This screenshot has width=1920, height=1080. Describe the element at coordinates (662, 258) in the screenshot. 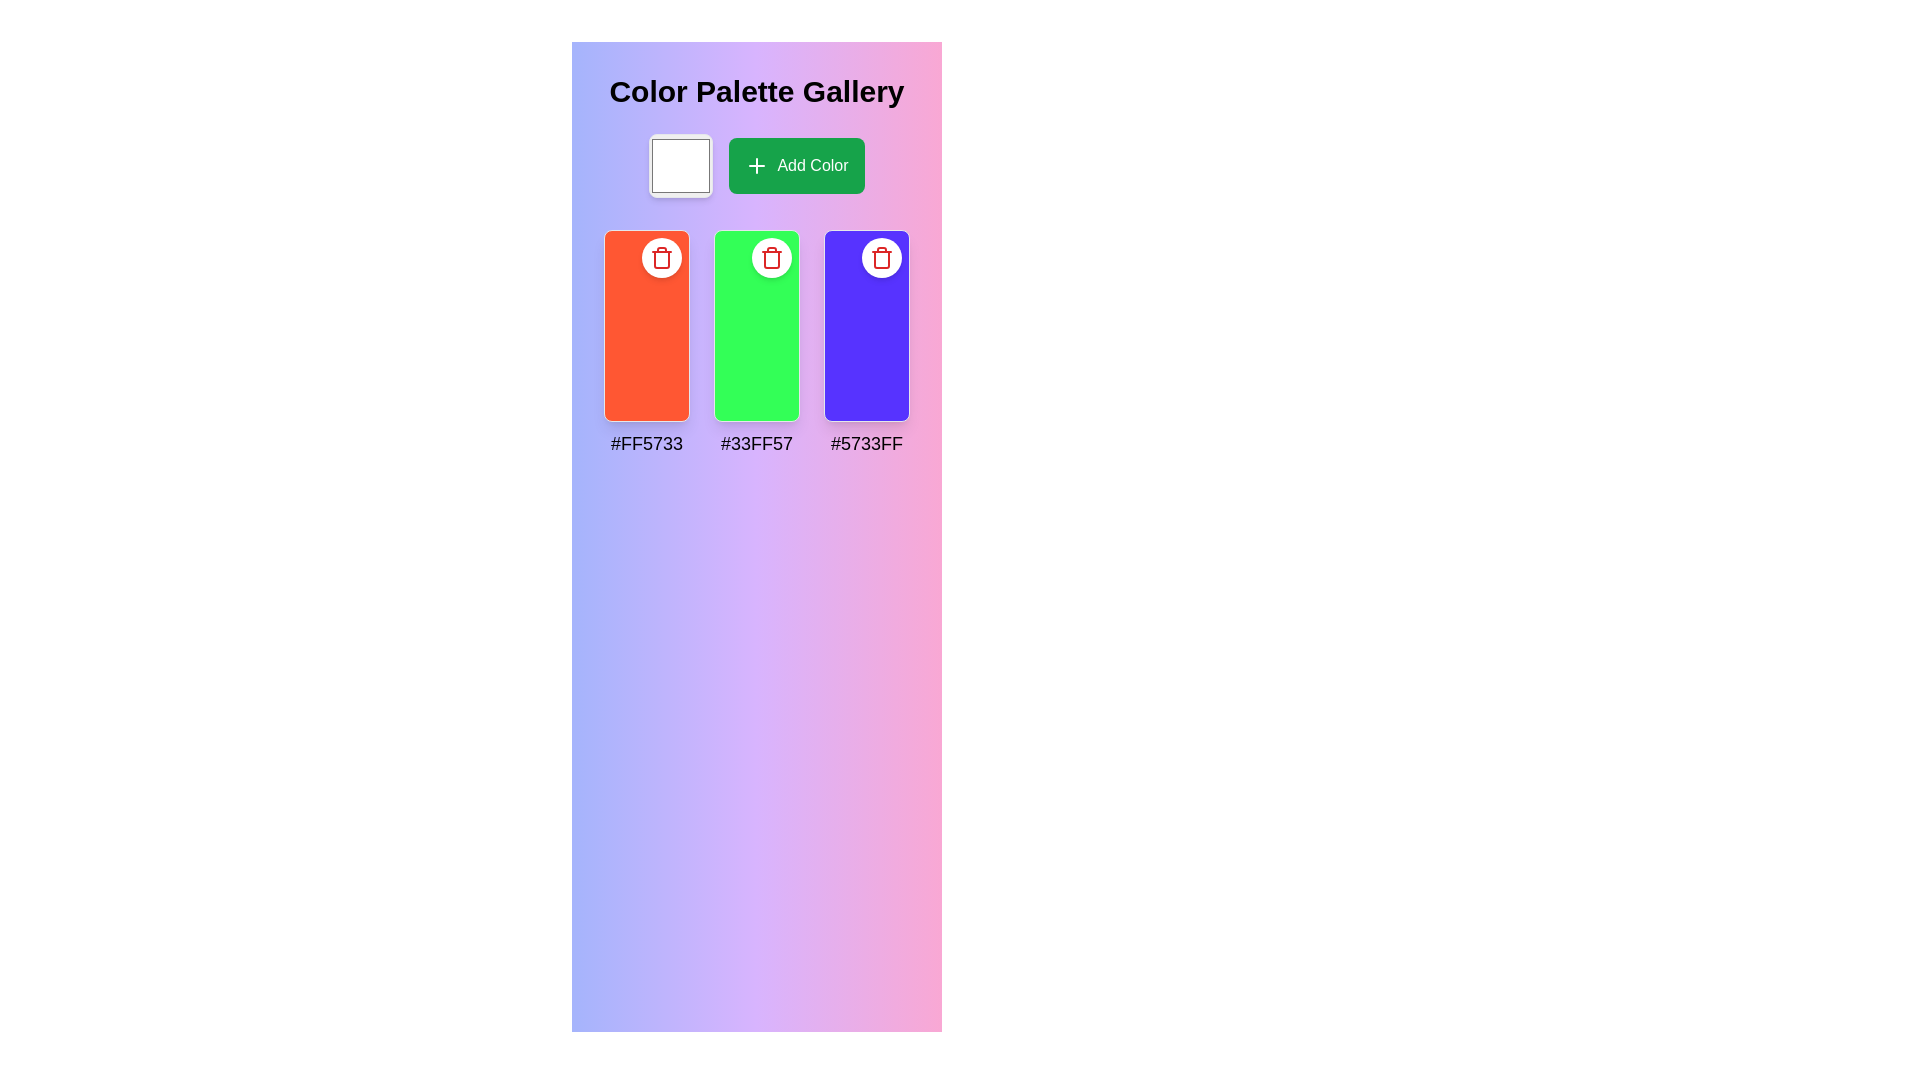

I see `the curved rectangular outline of the trash can's body, which is part of the trash can icon located on the highlighted color tile` at that location.